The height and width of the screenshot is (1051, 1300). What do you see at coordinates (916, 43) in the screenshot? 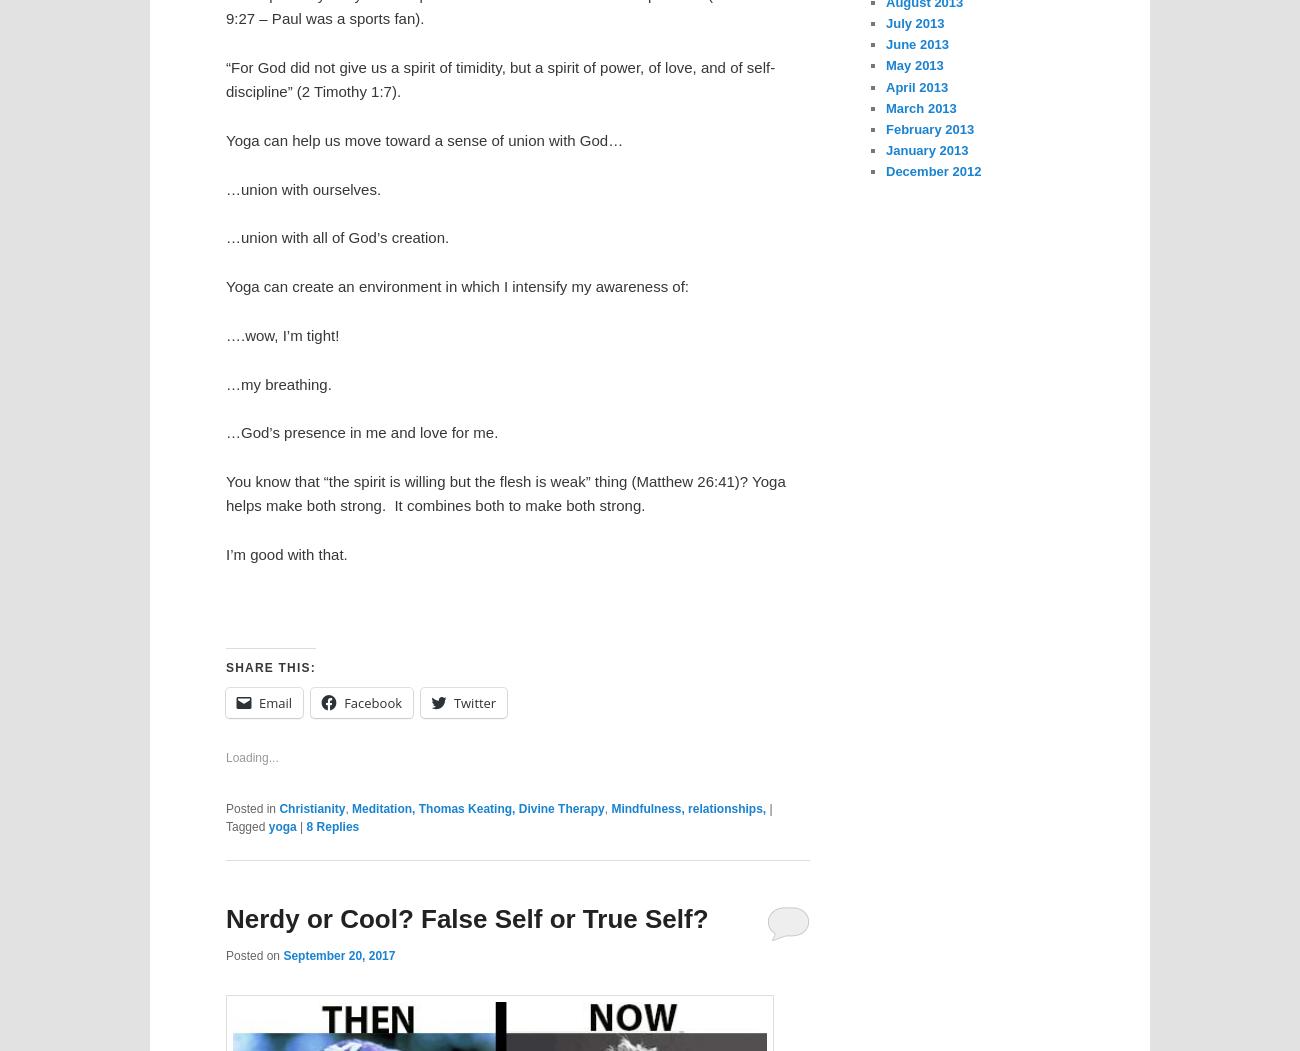
I see `'June 2013'` at bounding box center [916, 43].